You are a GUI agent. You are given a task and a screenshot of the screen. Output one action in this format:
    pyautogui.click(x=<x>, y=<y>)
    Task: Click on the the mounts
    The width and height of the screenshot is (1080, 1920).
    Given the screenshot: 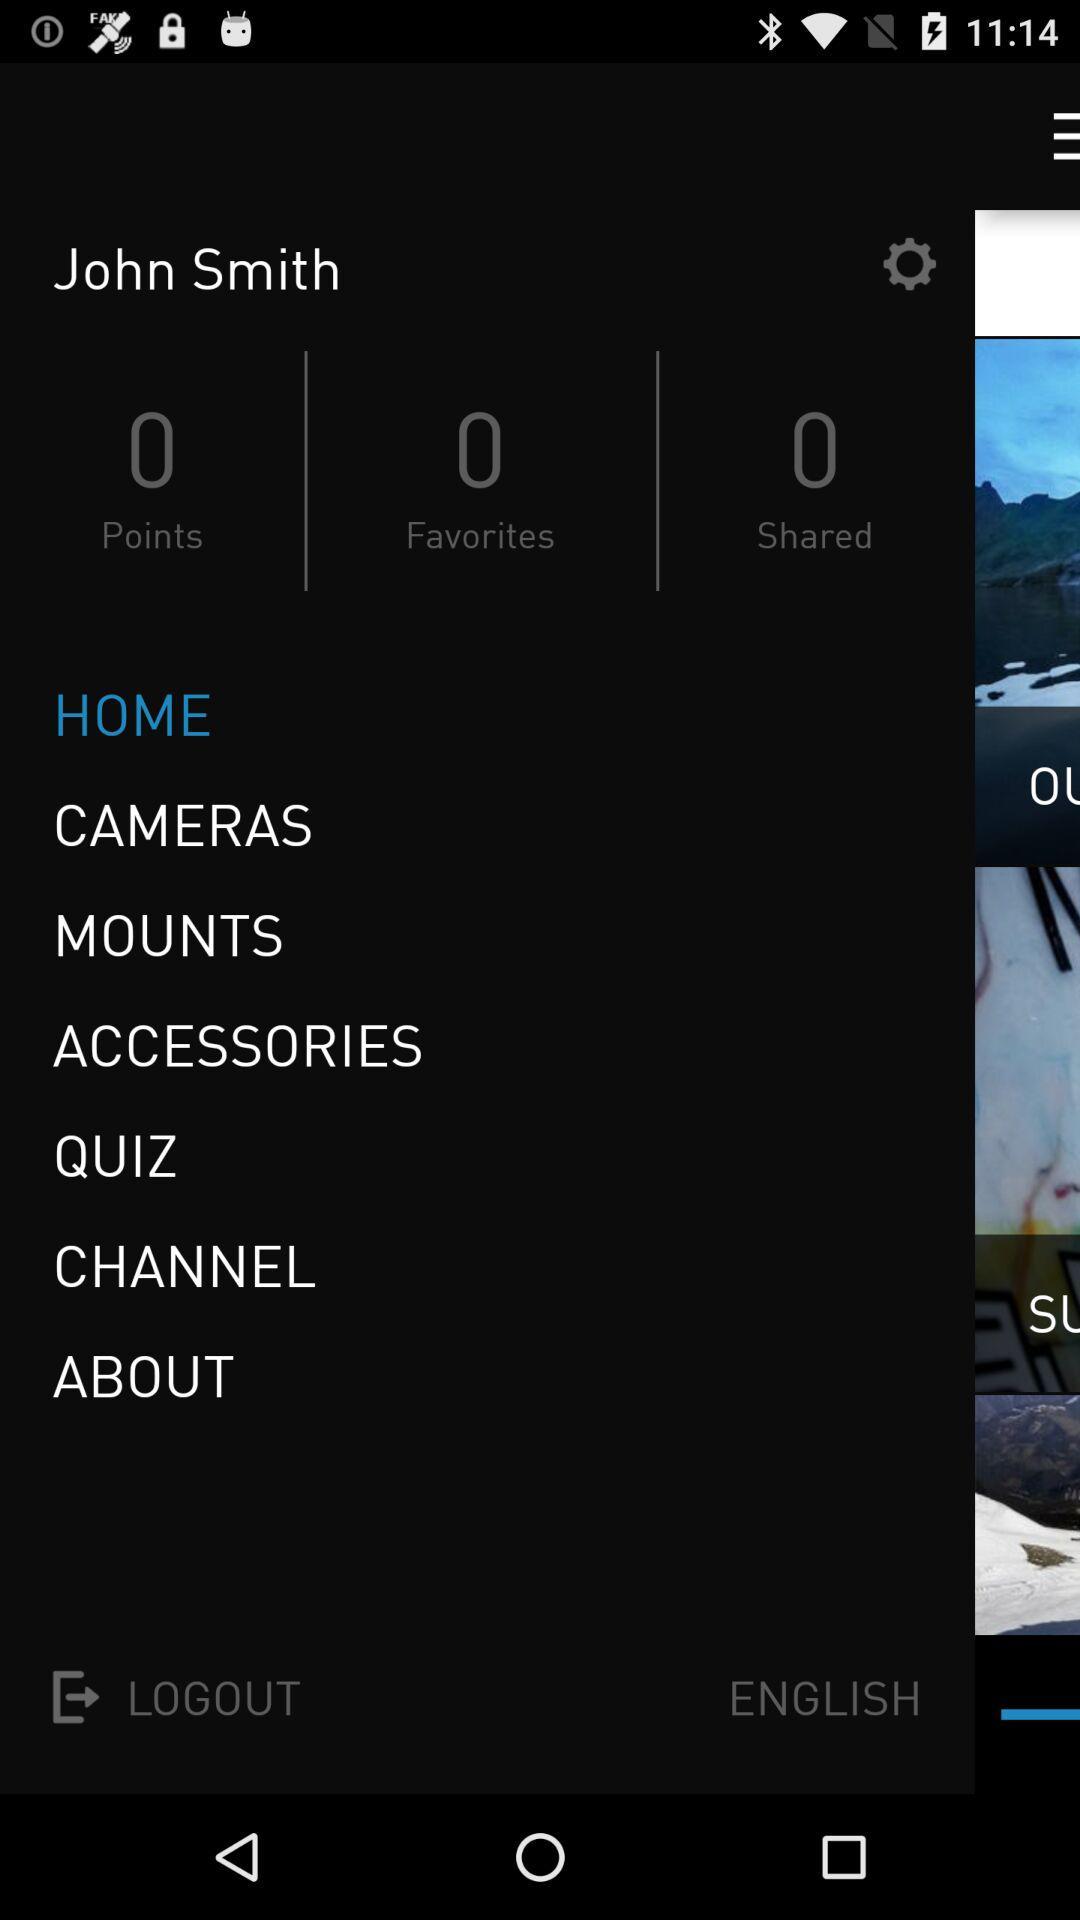 What is the action you would take?
    pyautogui.click(x=167, y=933)
    